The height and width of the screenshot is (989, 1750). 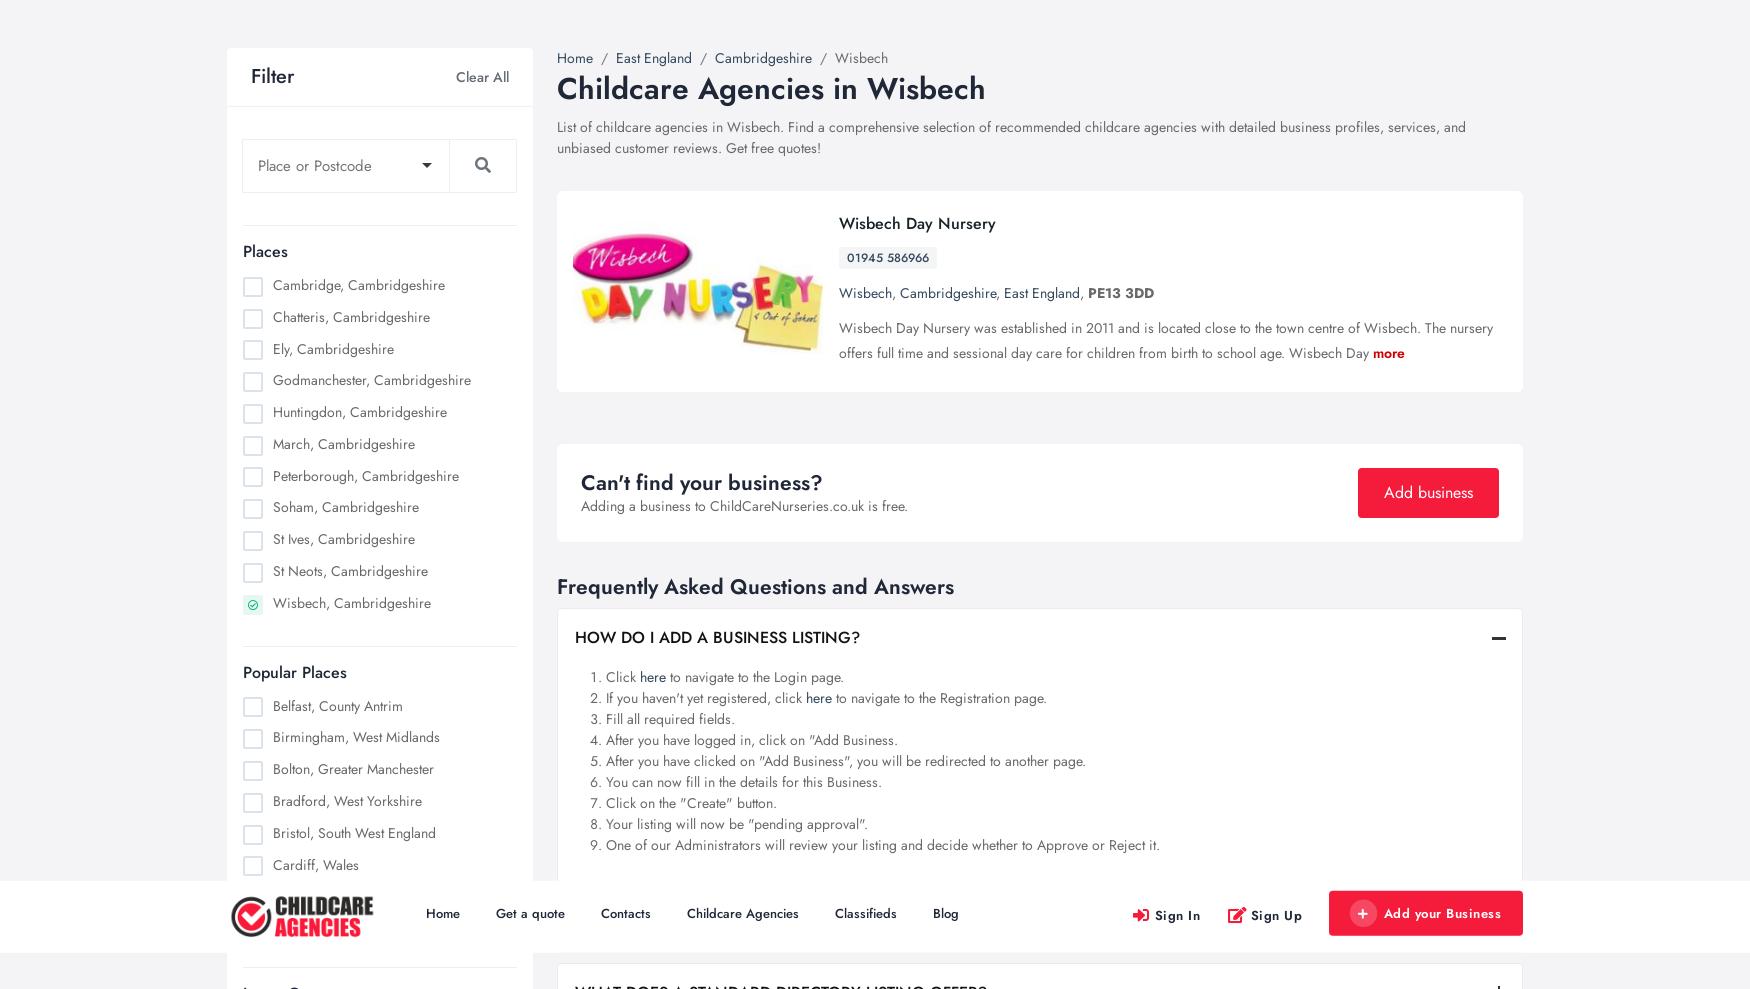 What do you see at coordinates (351, 215) in the screenshot?
I see `'AFTER SCHOOL CARE THURSDAYS'` at bounding box center [351, 215].